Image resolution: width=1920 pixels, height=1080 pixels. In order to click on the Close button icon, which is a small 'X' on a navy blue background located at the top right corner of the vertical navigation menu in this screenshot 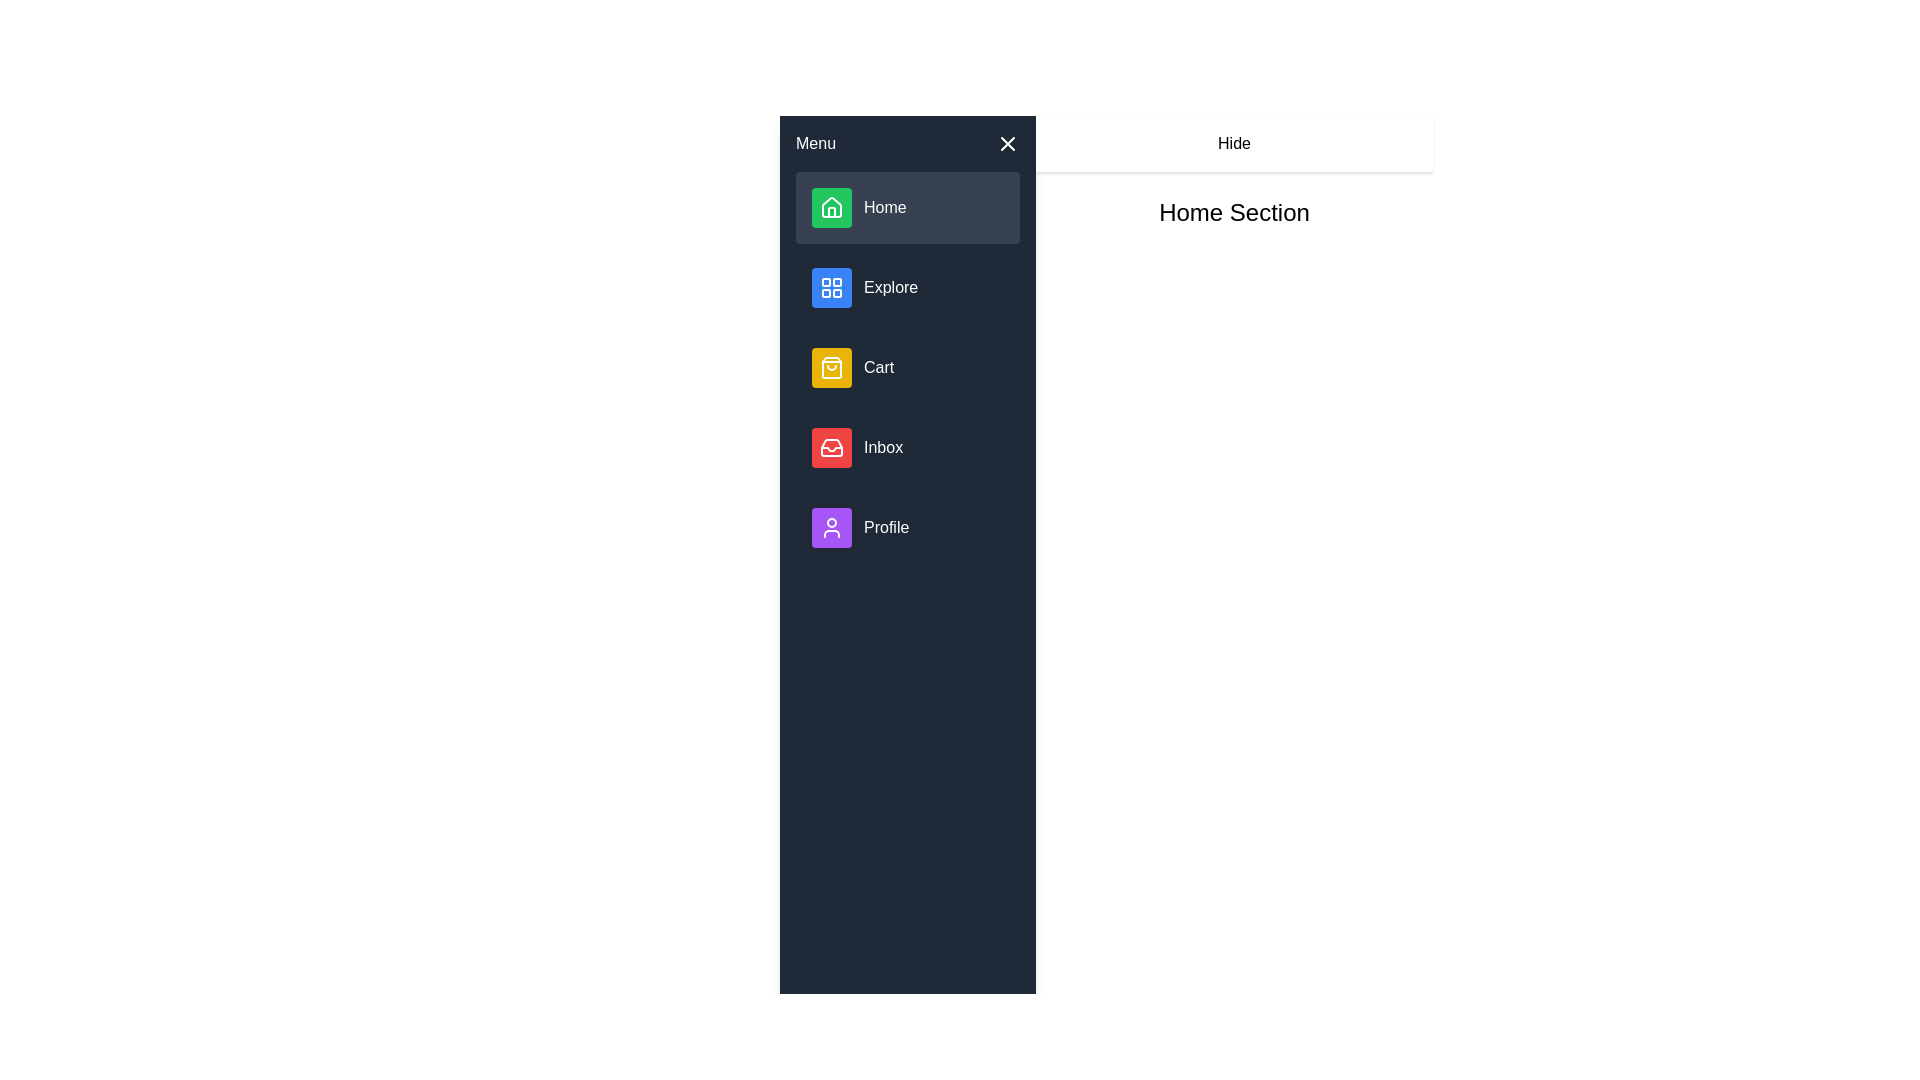, I will do `click(1008, 142)`.